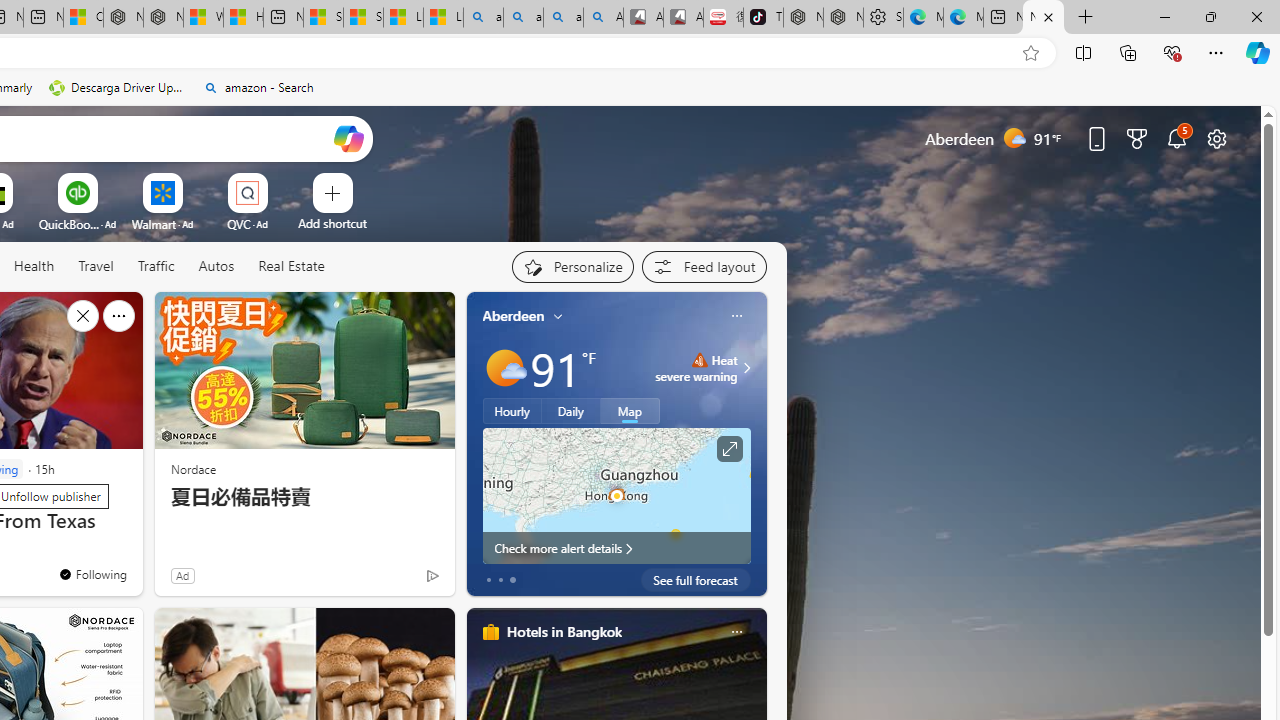 Image resolution: width=1280 pixels, height=720 pixels. What do you see at coordinates (696, 367) in the screenshot?
I see `'Heat - Severe Heat severe warning'` at bounding box center [696, 367].